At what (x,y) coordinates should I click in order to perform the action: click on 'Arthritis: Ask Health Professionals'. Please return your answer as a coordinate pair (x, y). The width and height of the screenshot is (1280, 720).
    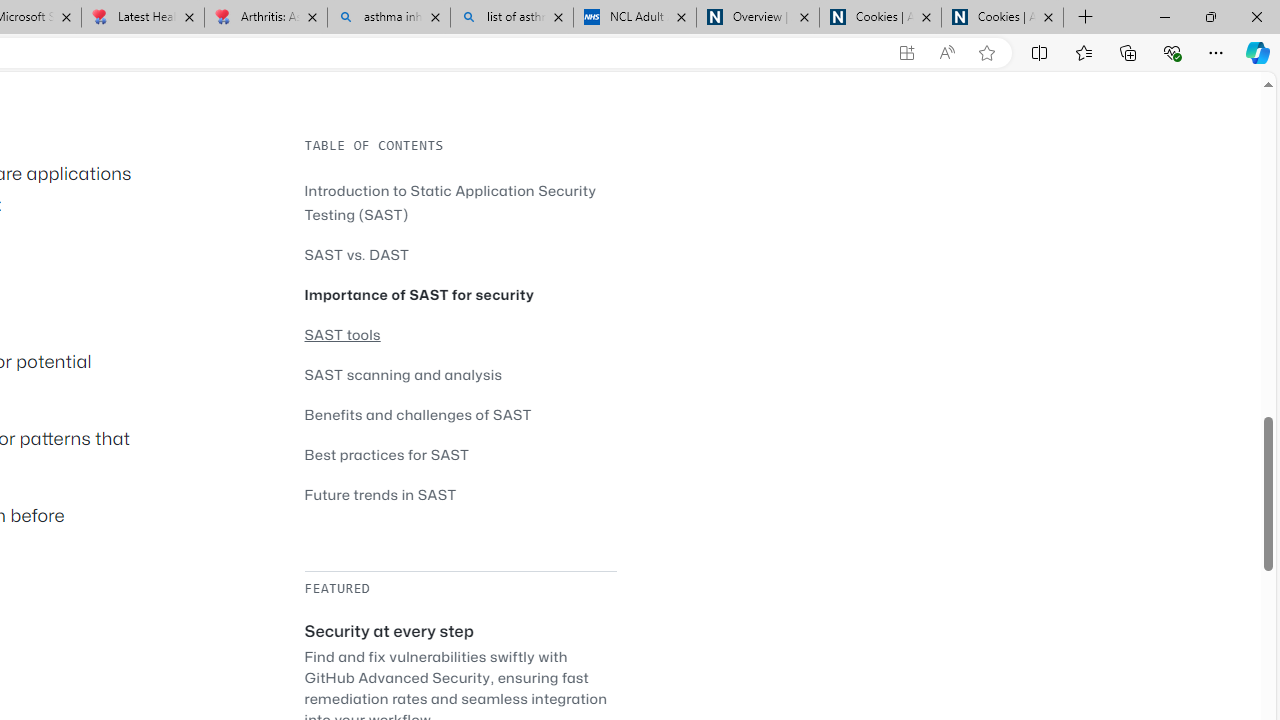
    Looking at the image, I should click on (264, 17).